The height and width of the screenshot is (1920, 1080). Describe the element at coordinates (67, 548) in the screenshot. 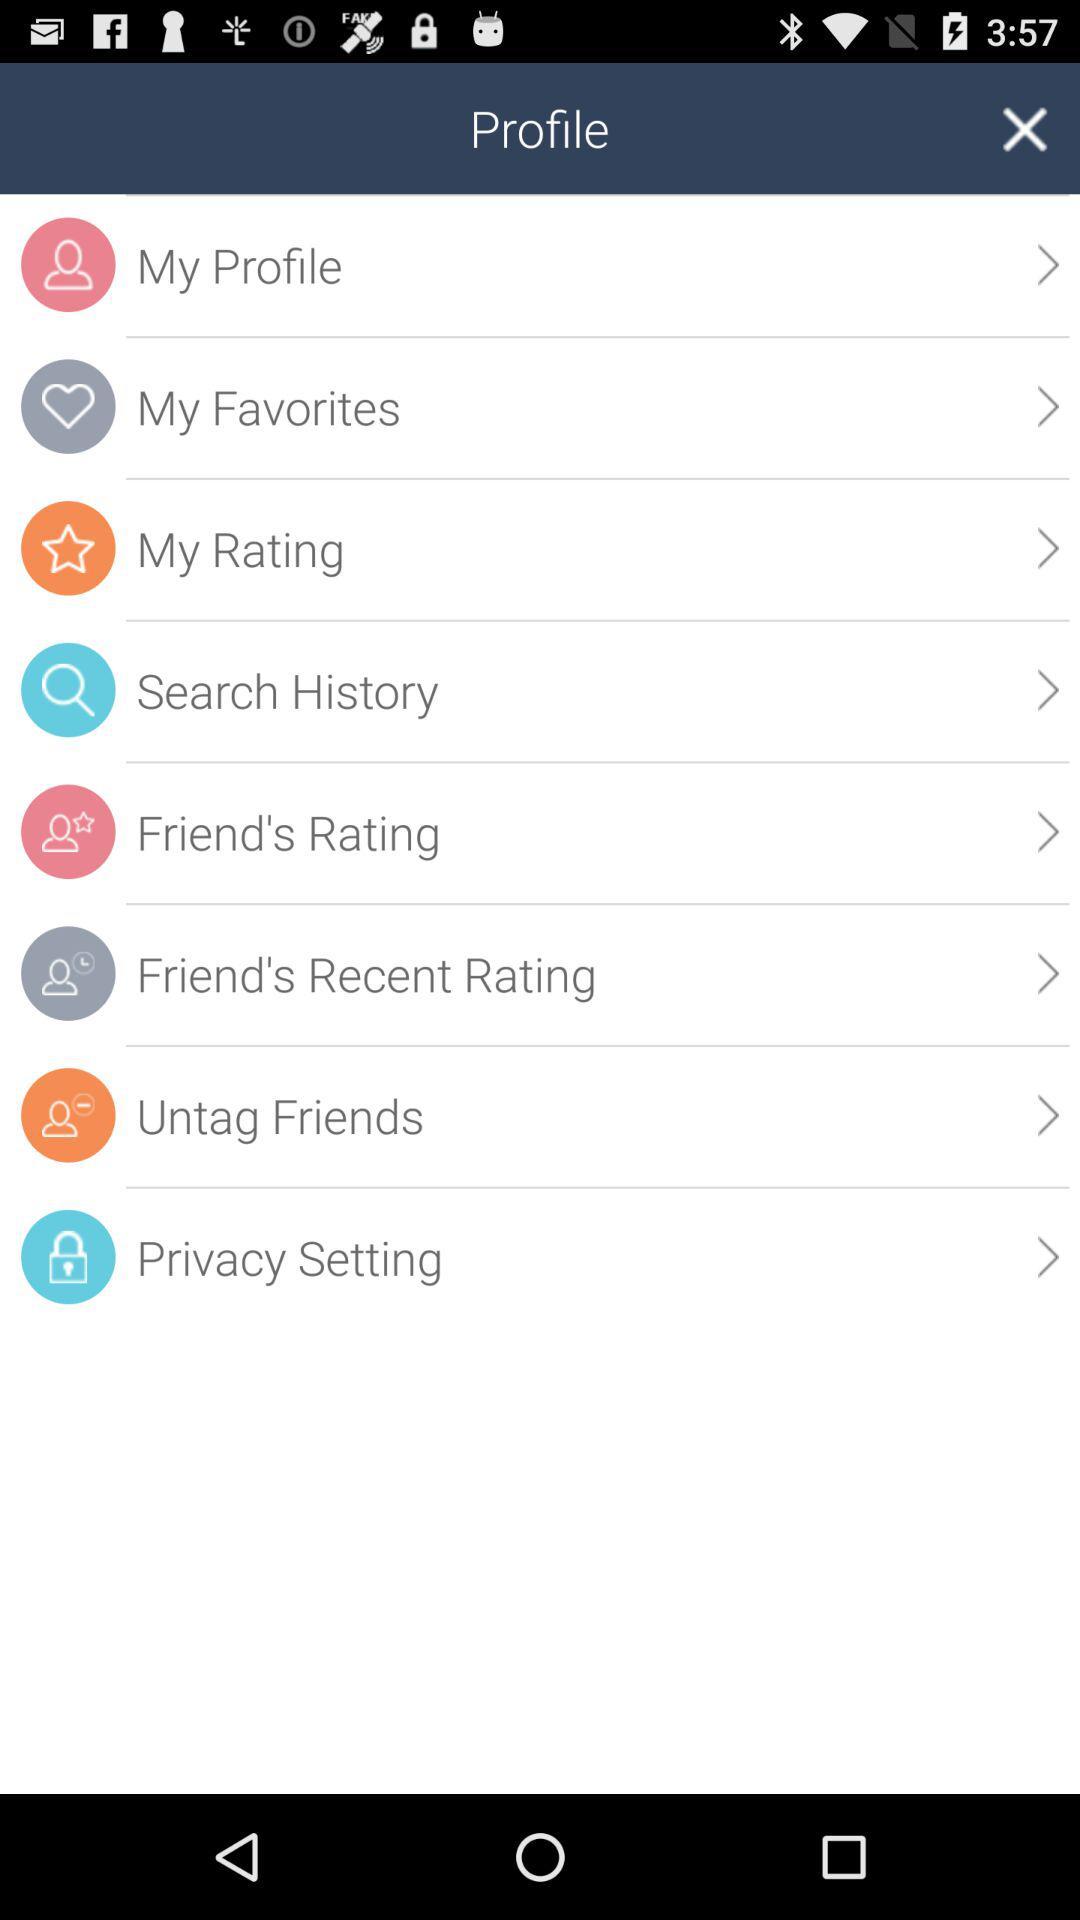

I see `the star icon which is  in the orange color` at that location.